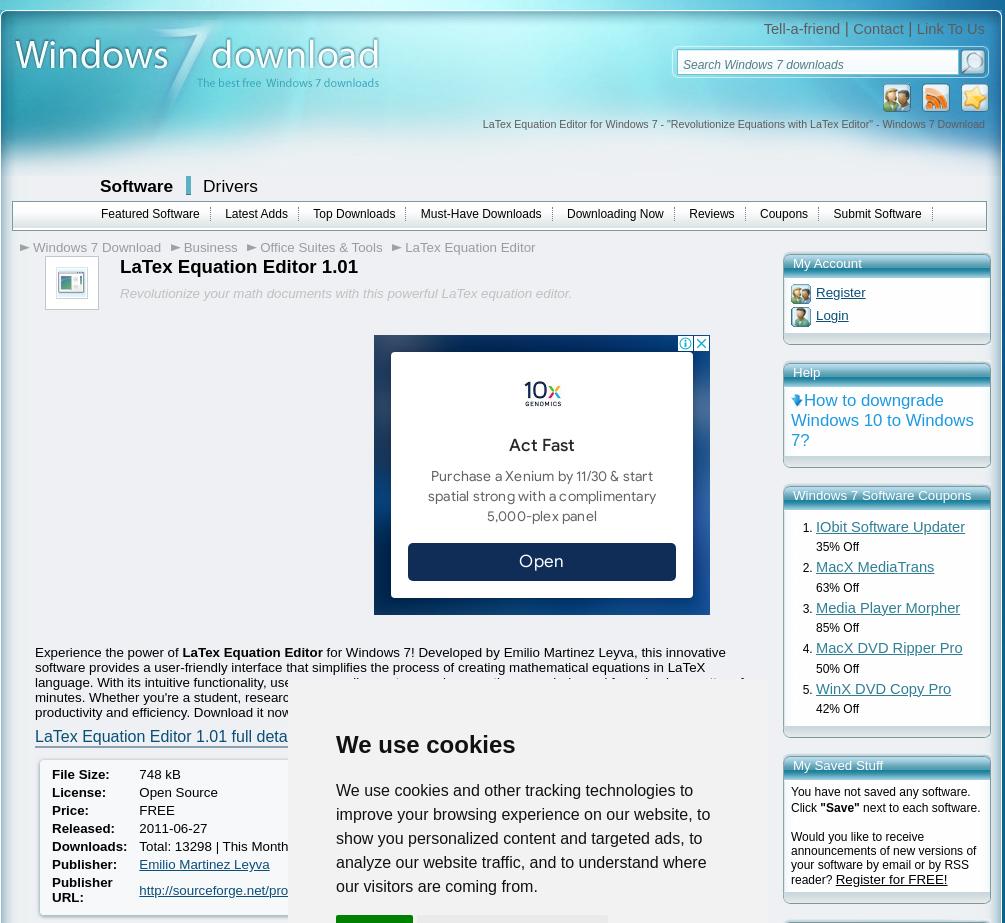 The width and height of the screenshot is (1005, 923). What do you see at coordinates (150, 214) in the screenshot?
I see `'Featured Software'` at bounding box center [150, 214].